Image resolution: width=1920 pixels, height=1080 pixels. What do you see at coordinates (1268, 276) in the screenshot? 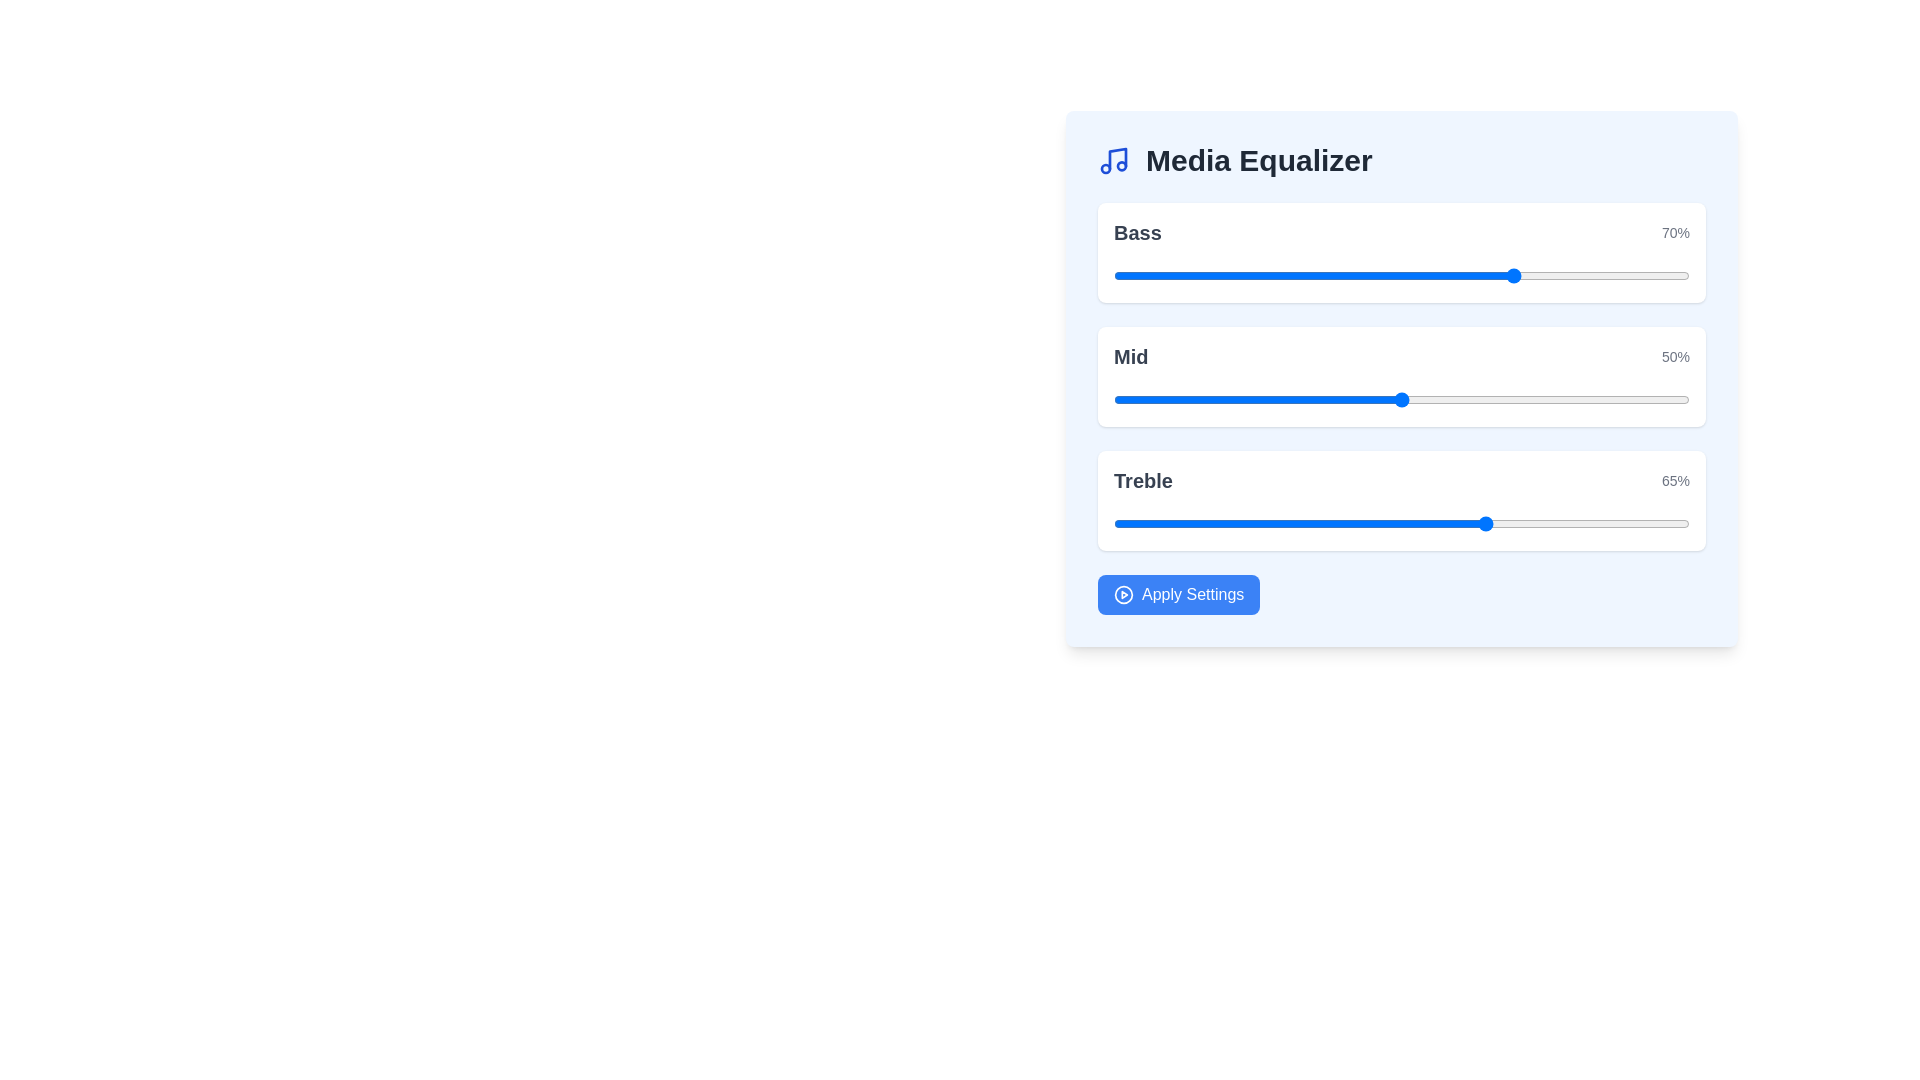
I see `the bass level` at bounding box center [1268, 276].